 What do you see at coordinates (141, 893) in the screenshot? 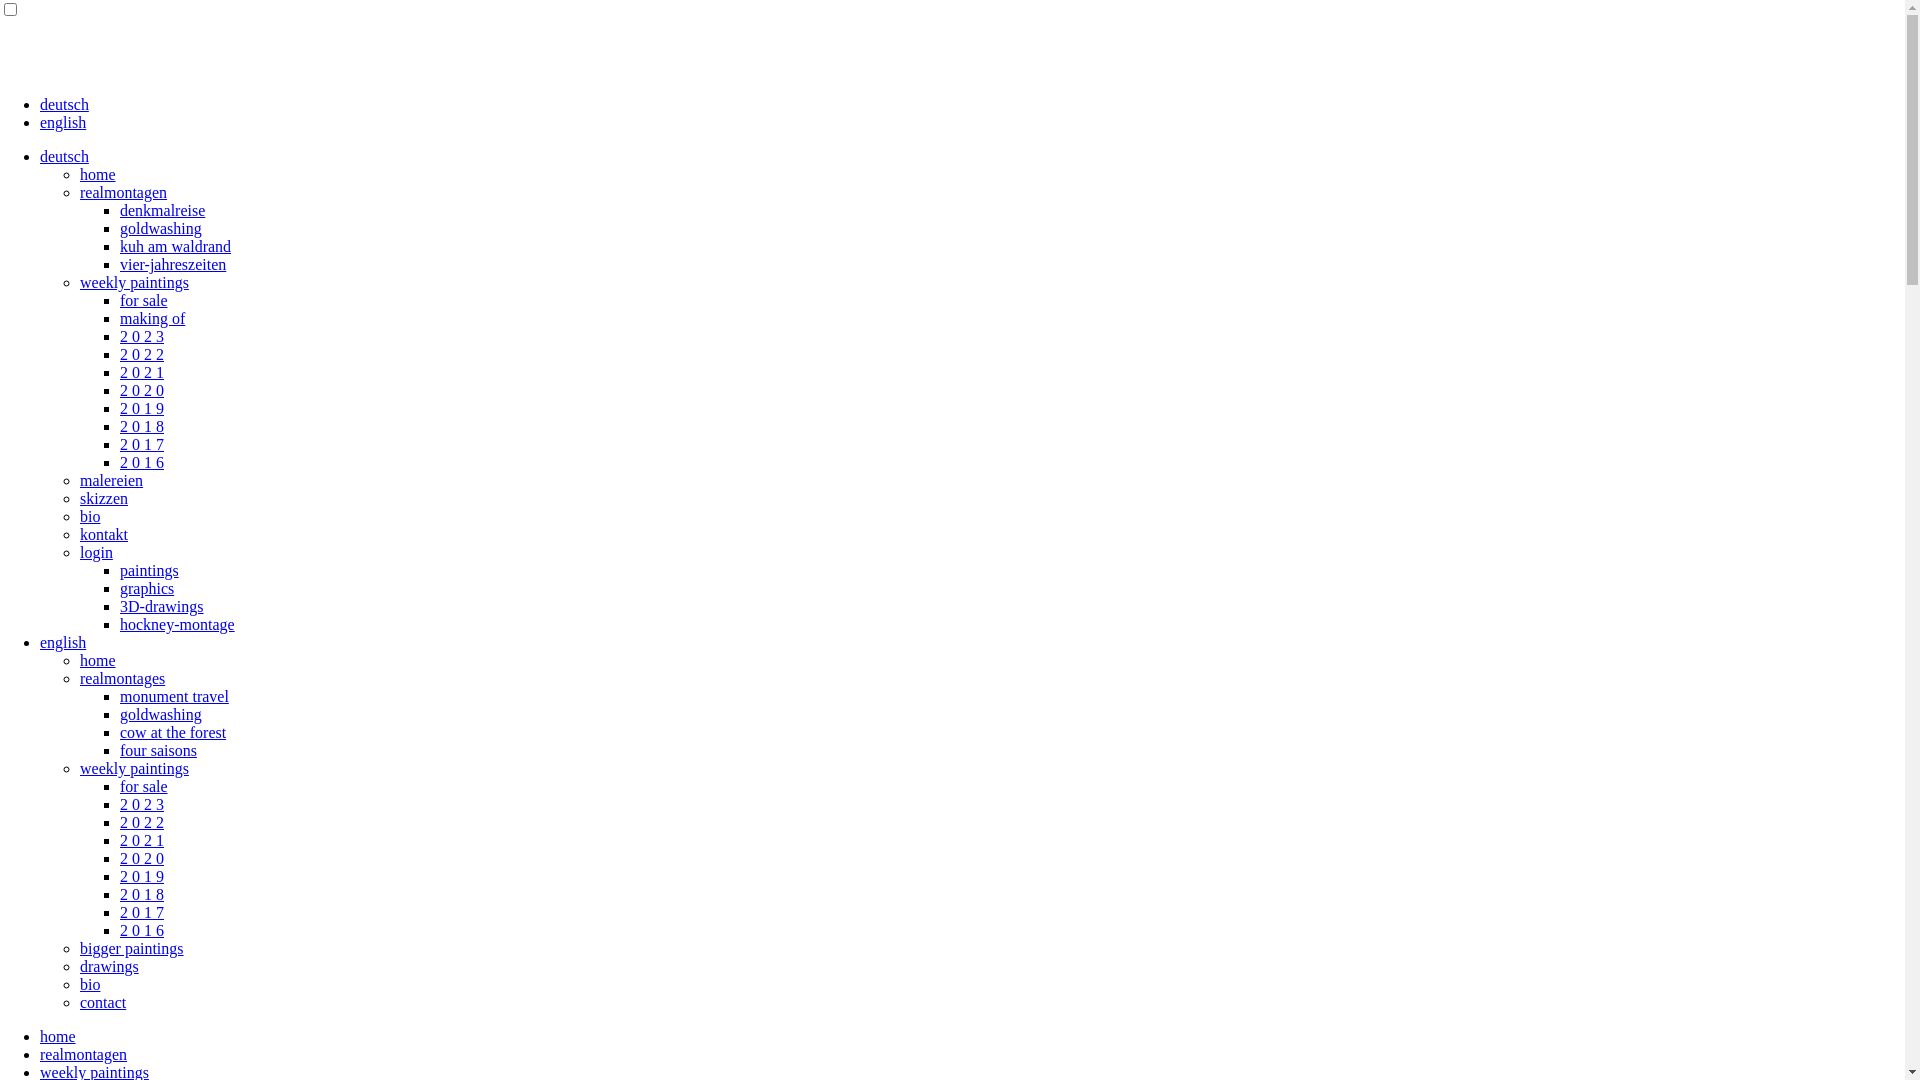
I see `'2 0 1 8'` at bounding box center [141, 893].